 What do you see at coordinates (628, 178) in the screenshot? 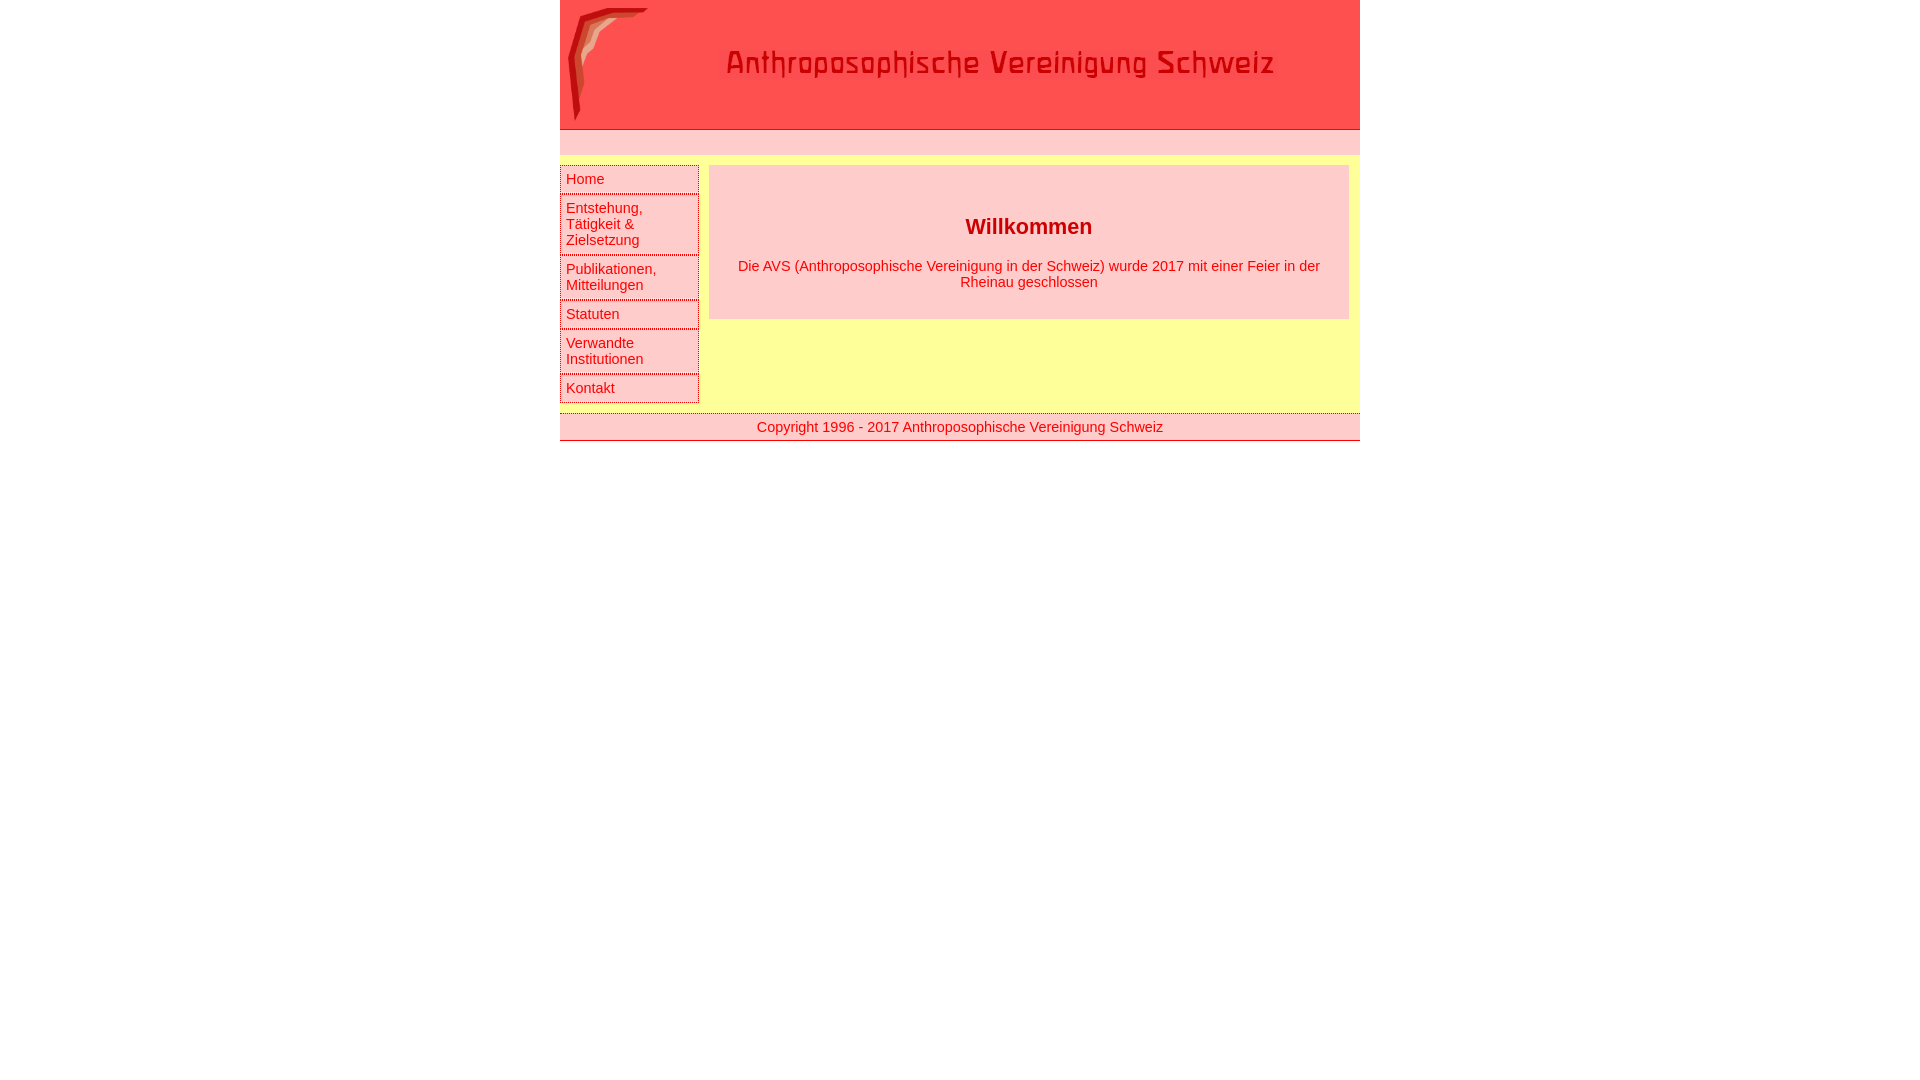
I see `'Home'` at bounding box center [628, 178].